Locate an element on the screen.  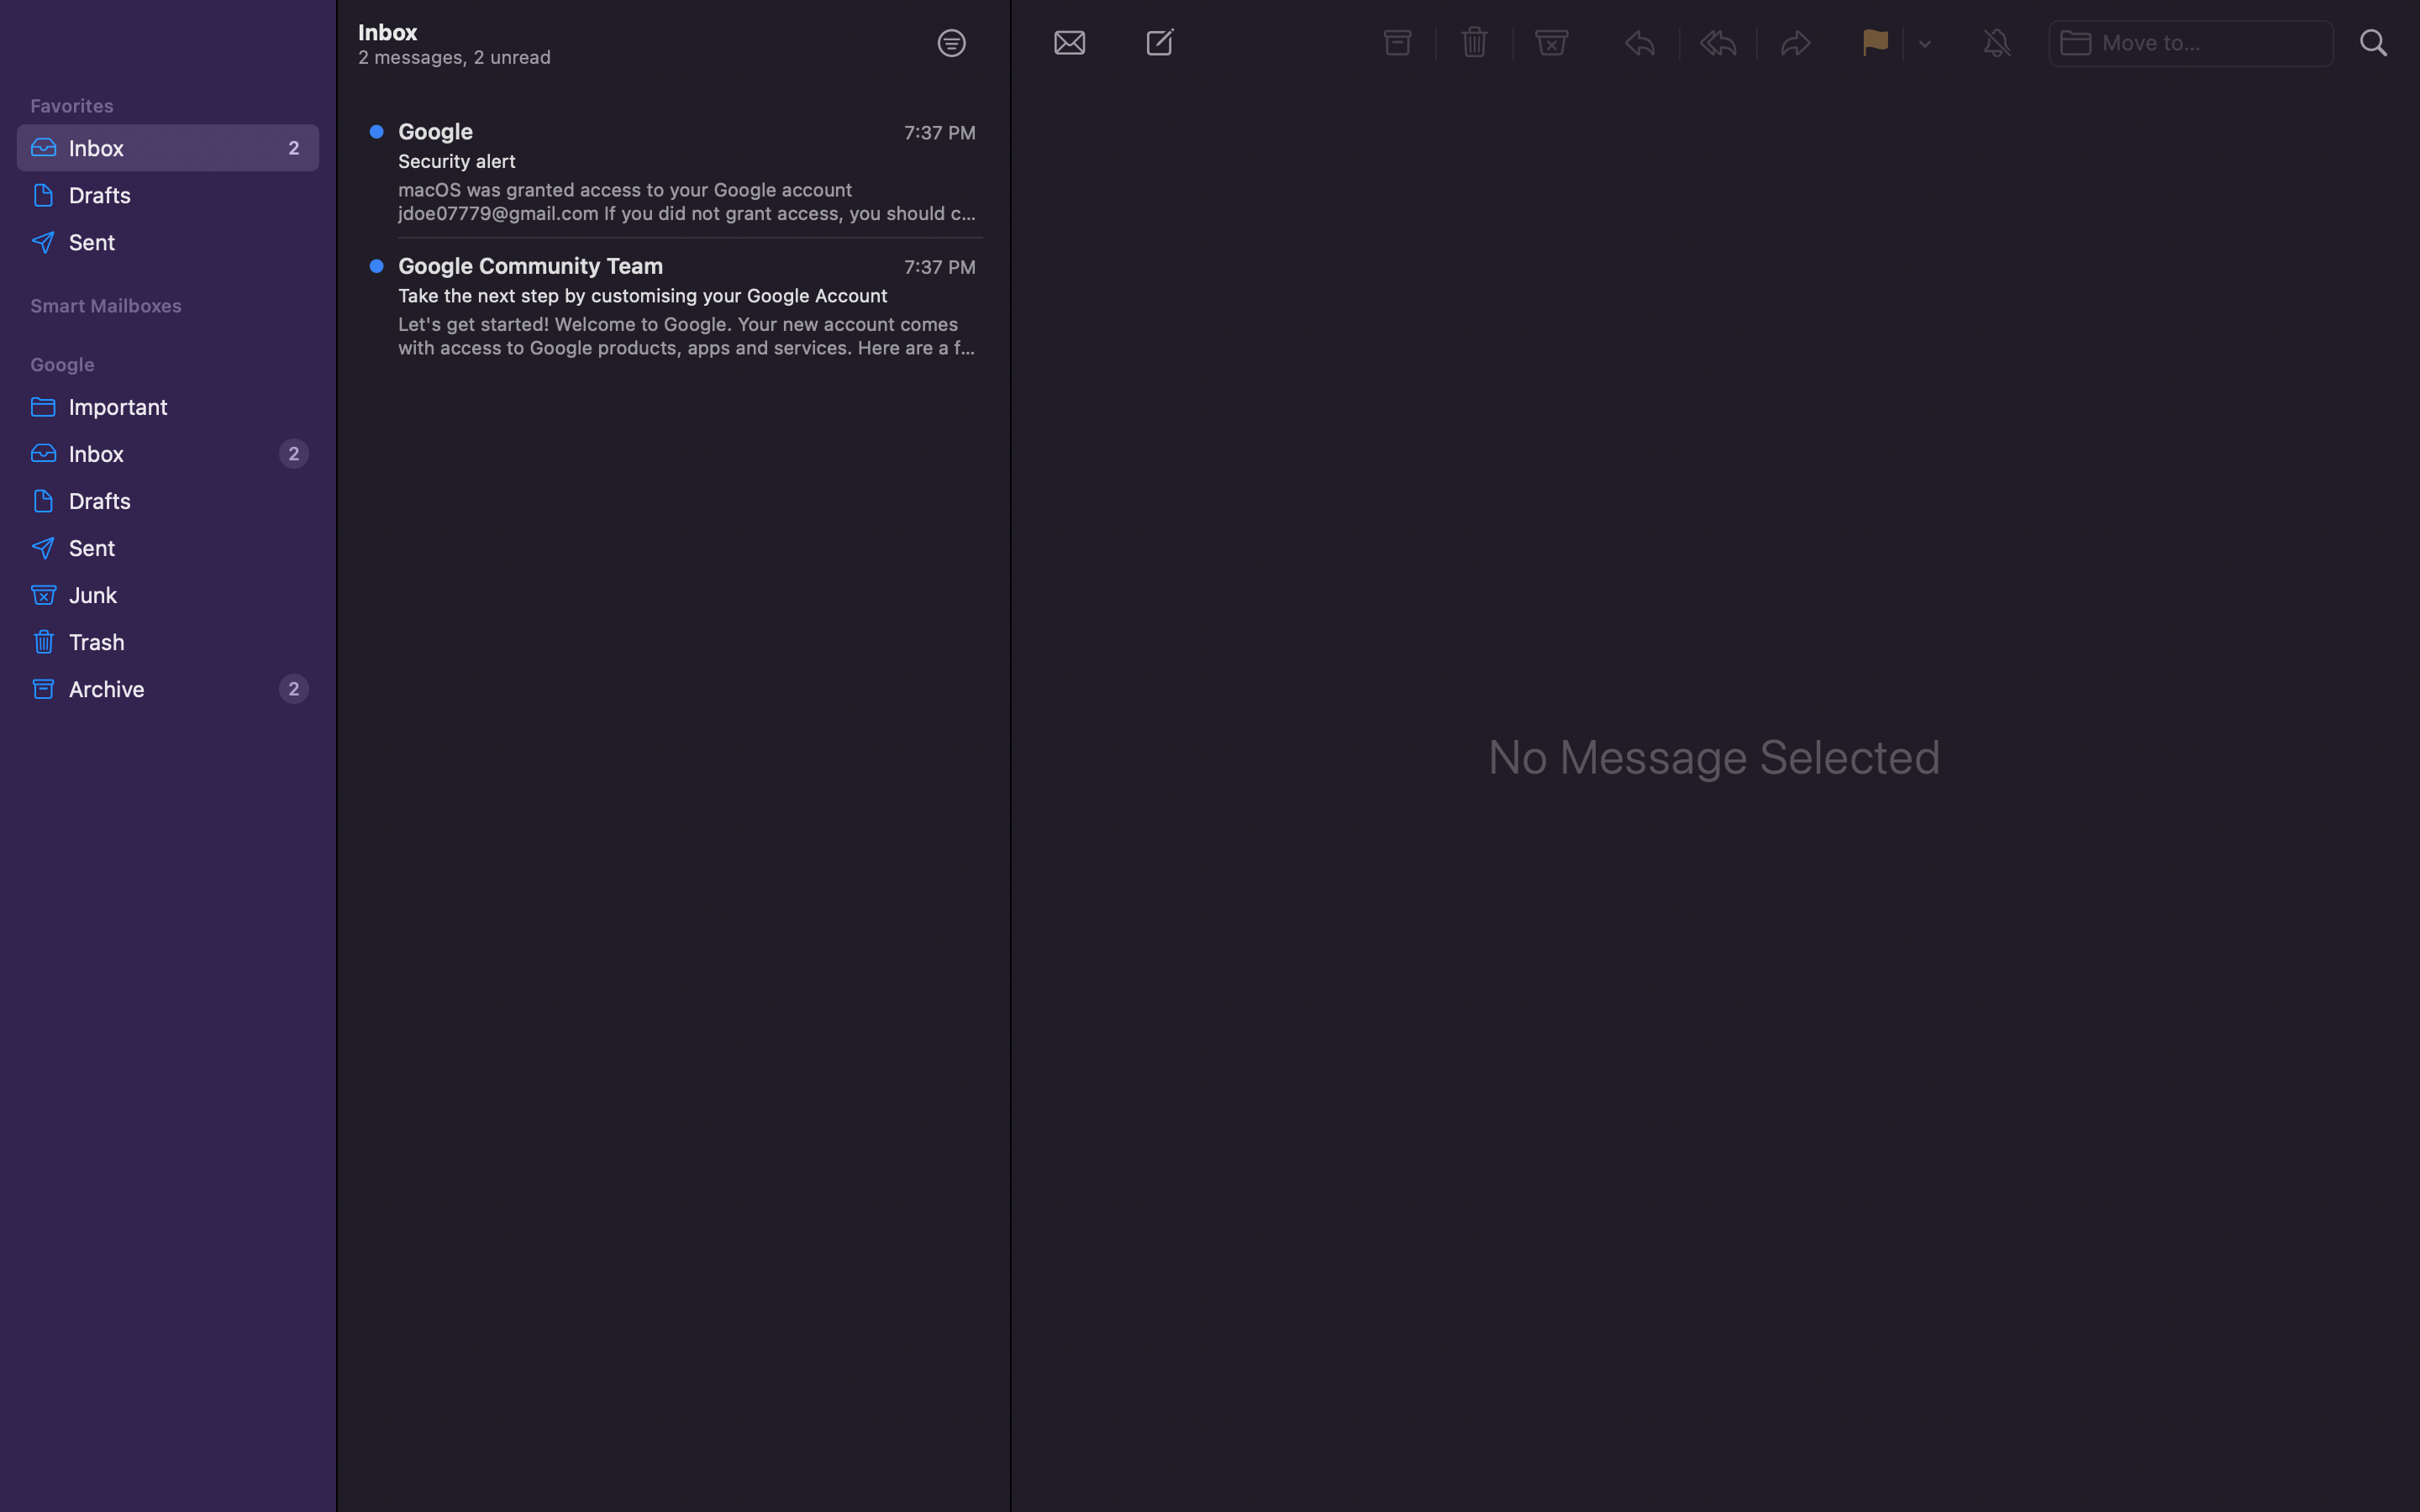
filter to separate unread messages is located at coordinates (950, 41).